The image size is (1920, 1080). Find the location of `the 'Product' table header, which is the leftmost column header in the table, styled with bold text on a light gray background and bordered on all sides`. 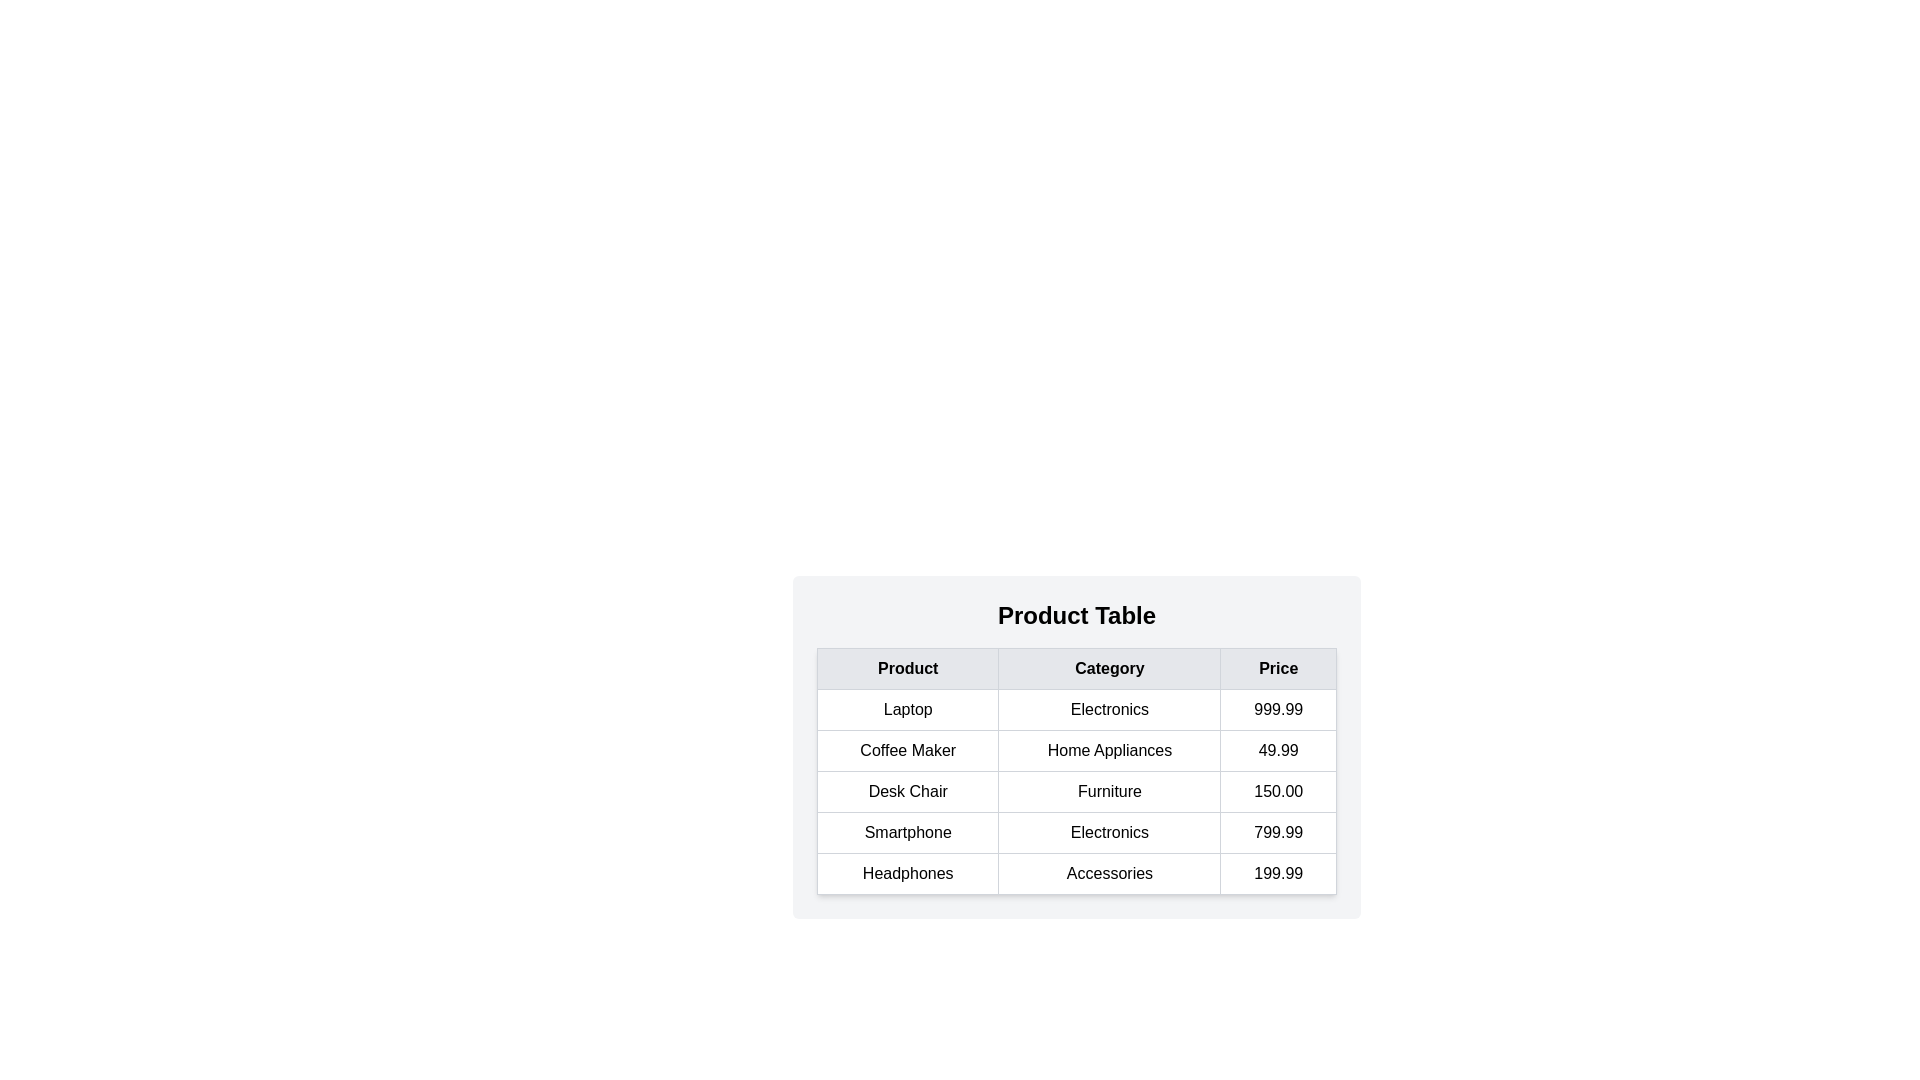

the 'Product' table header, which is the leftmost column header in the table, styled with bold text on a light gray background and bordered on all sides is located at coordinates (907, 668).